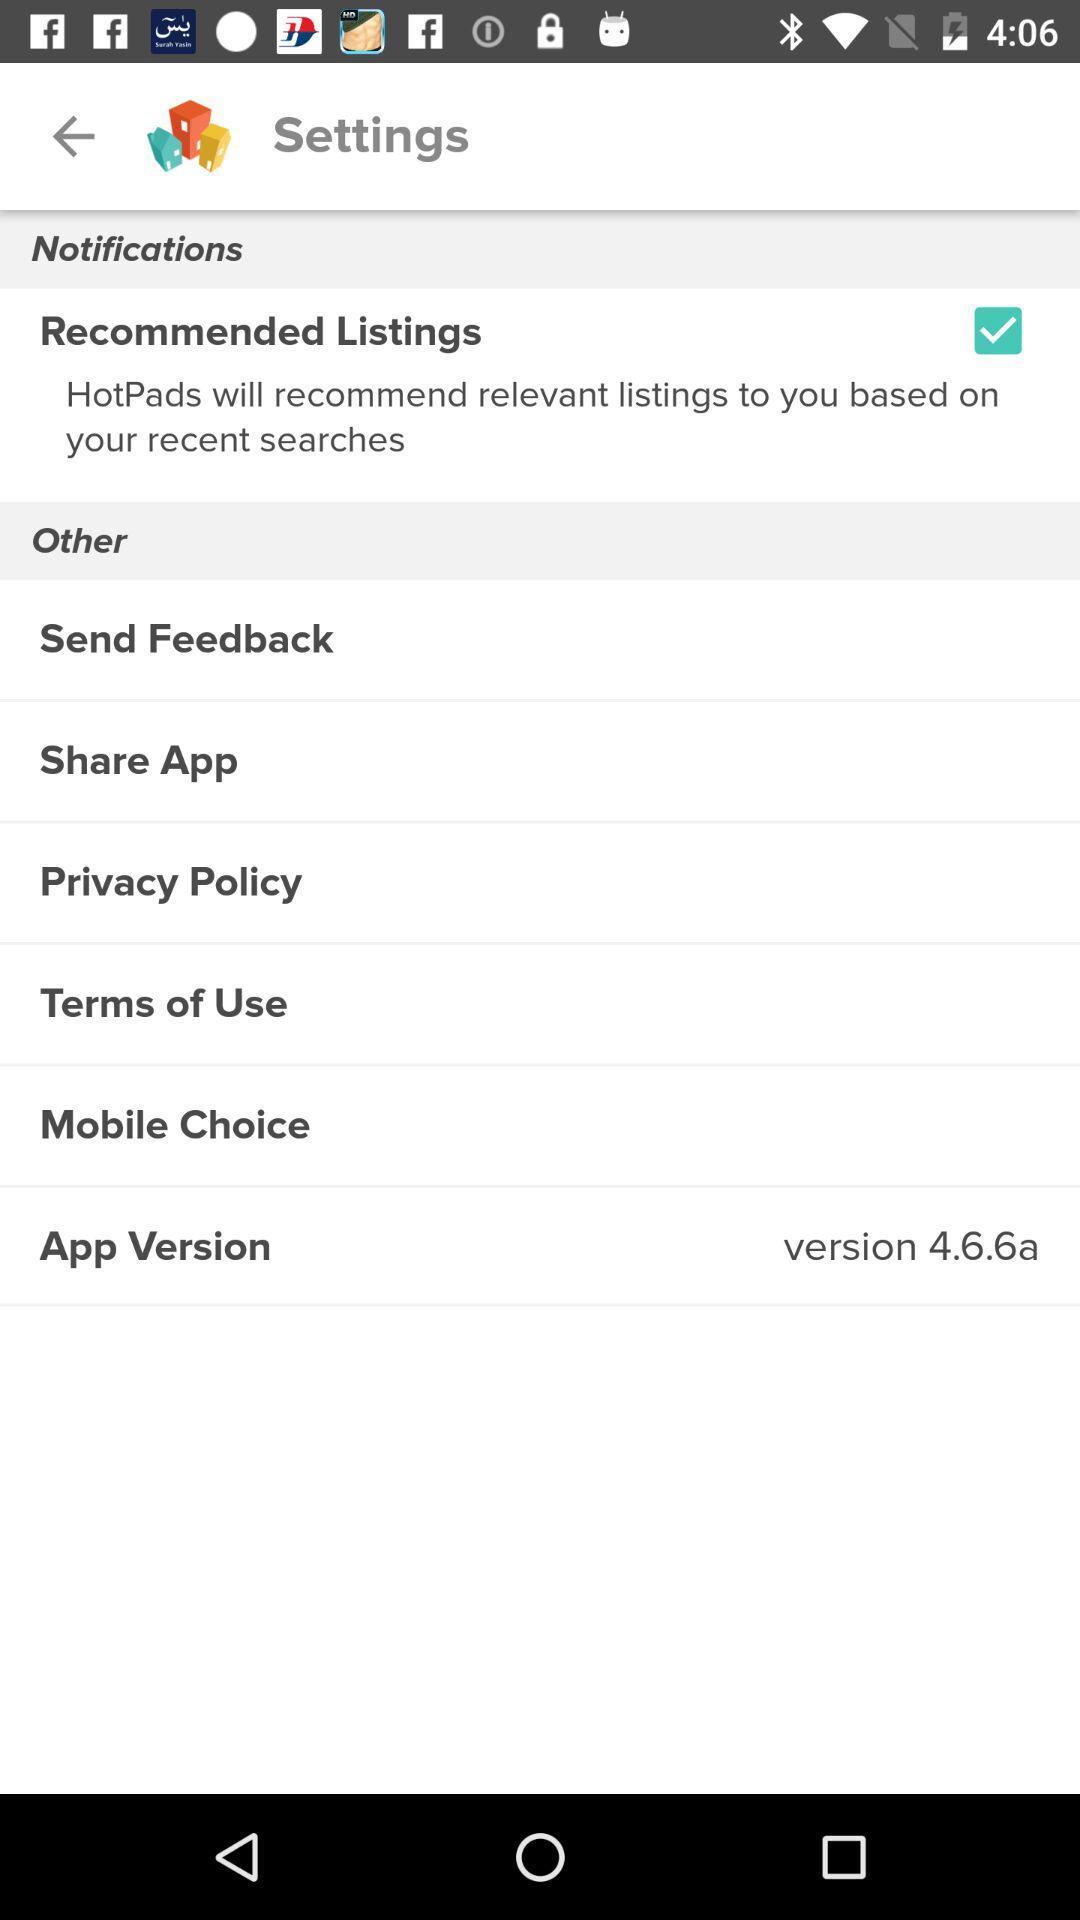 This screenshot has height=1920, width=1080. Describe the element at coordinates (540, 1004) in the screenshot. I see `terms of use item` at that location.